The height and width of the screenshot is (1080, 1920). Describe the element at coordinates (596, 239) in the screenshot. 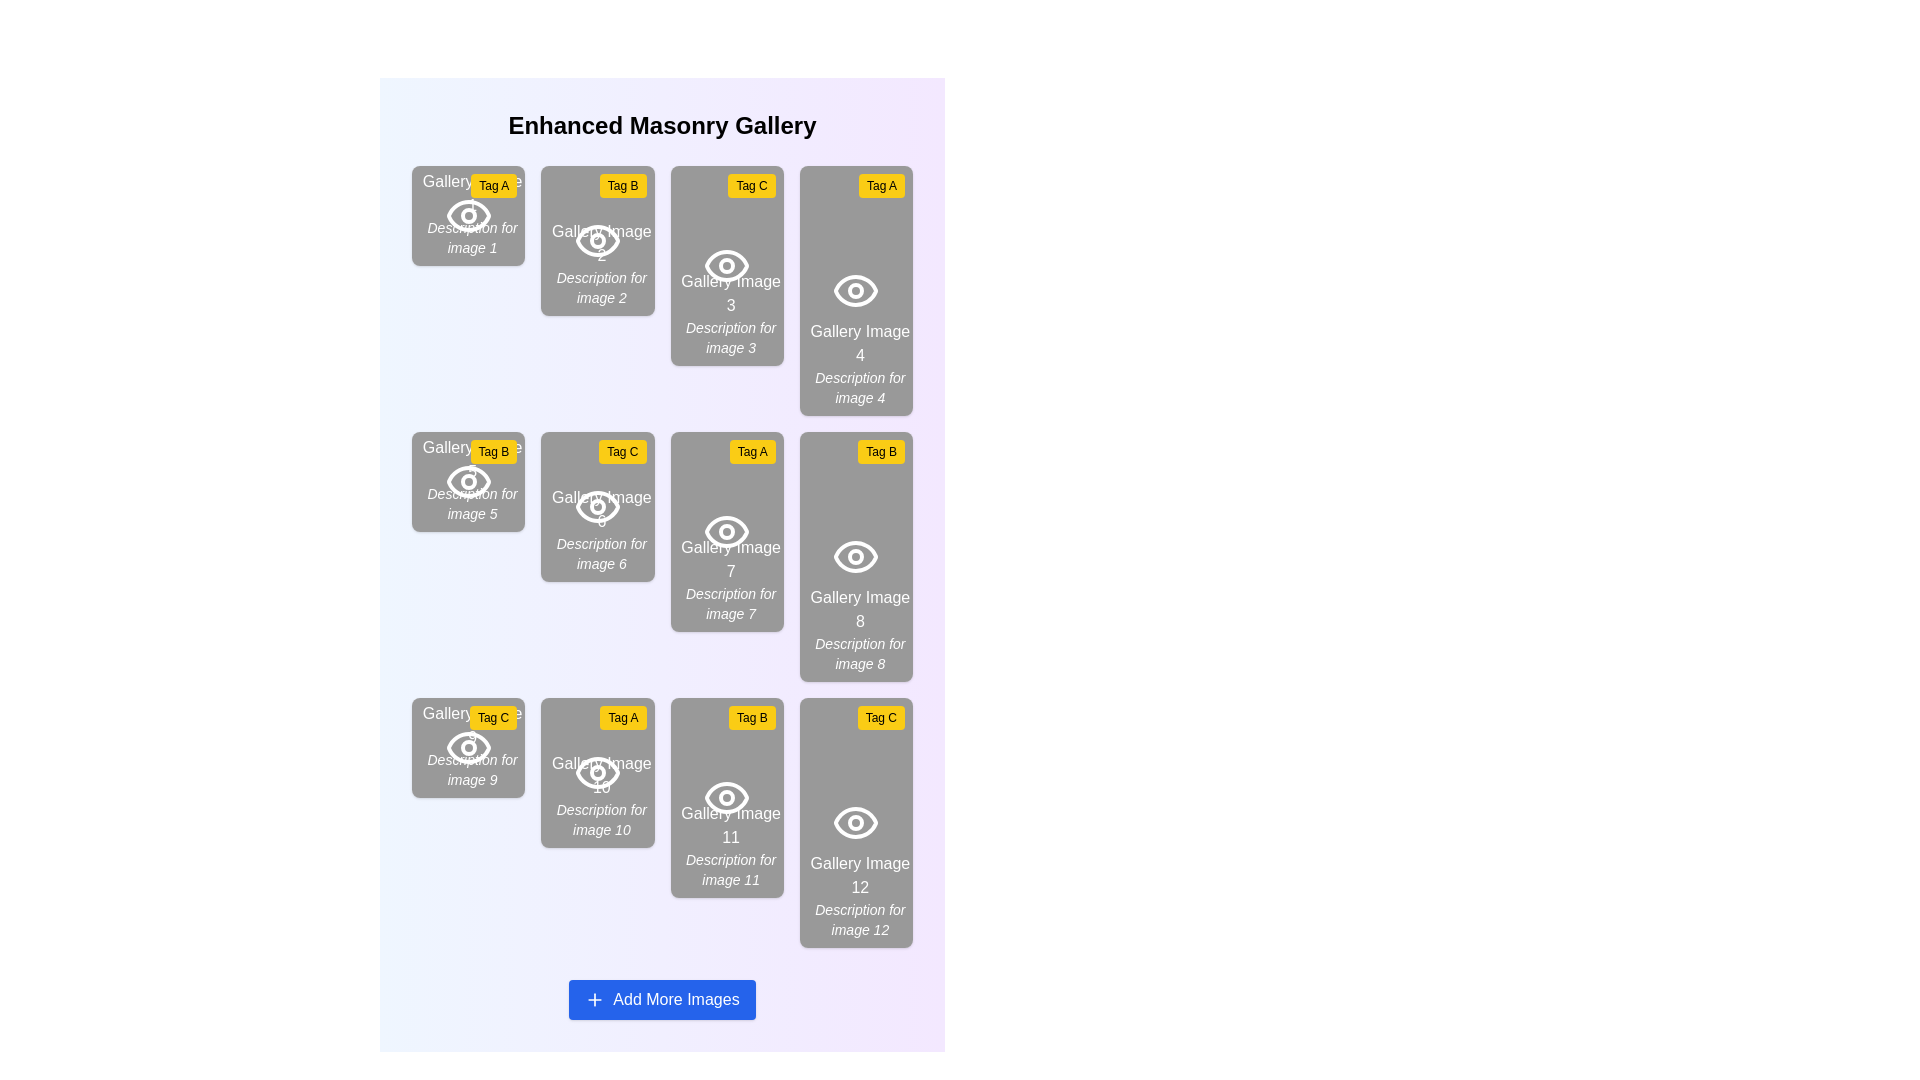

I see `the small circular graphical element that is centrally positioned within the eye-shaped icon in the tile labeled 'Gallery Image 6'` at that location.